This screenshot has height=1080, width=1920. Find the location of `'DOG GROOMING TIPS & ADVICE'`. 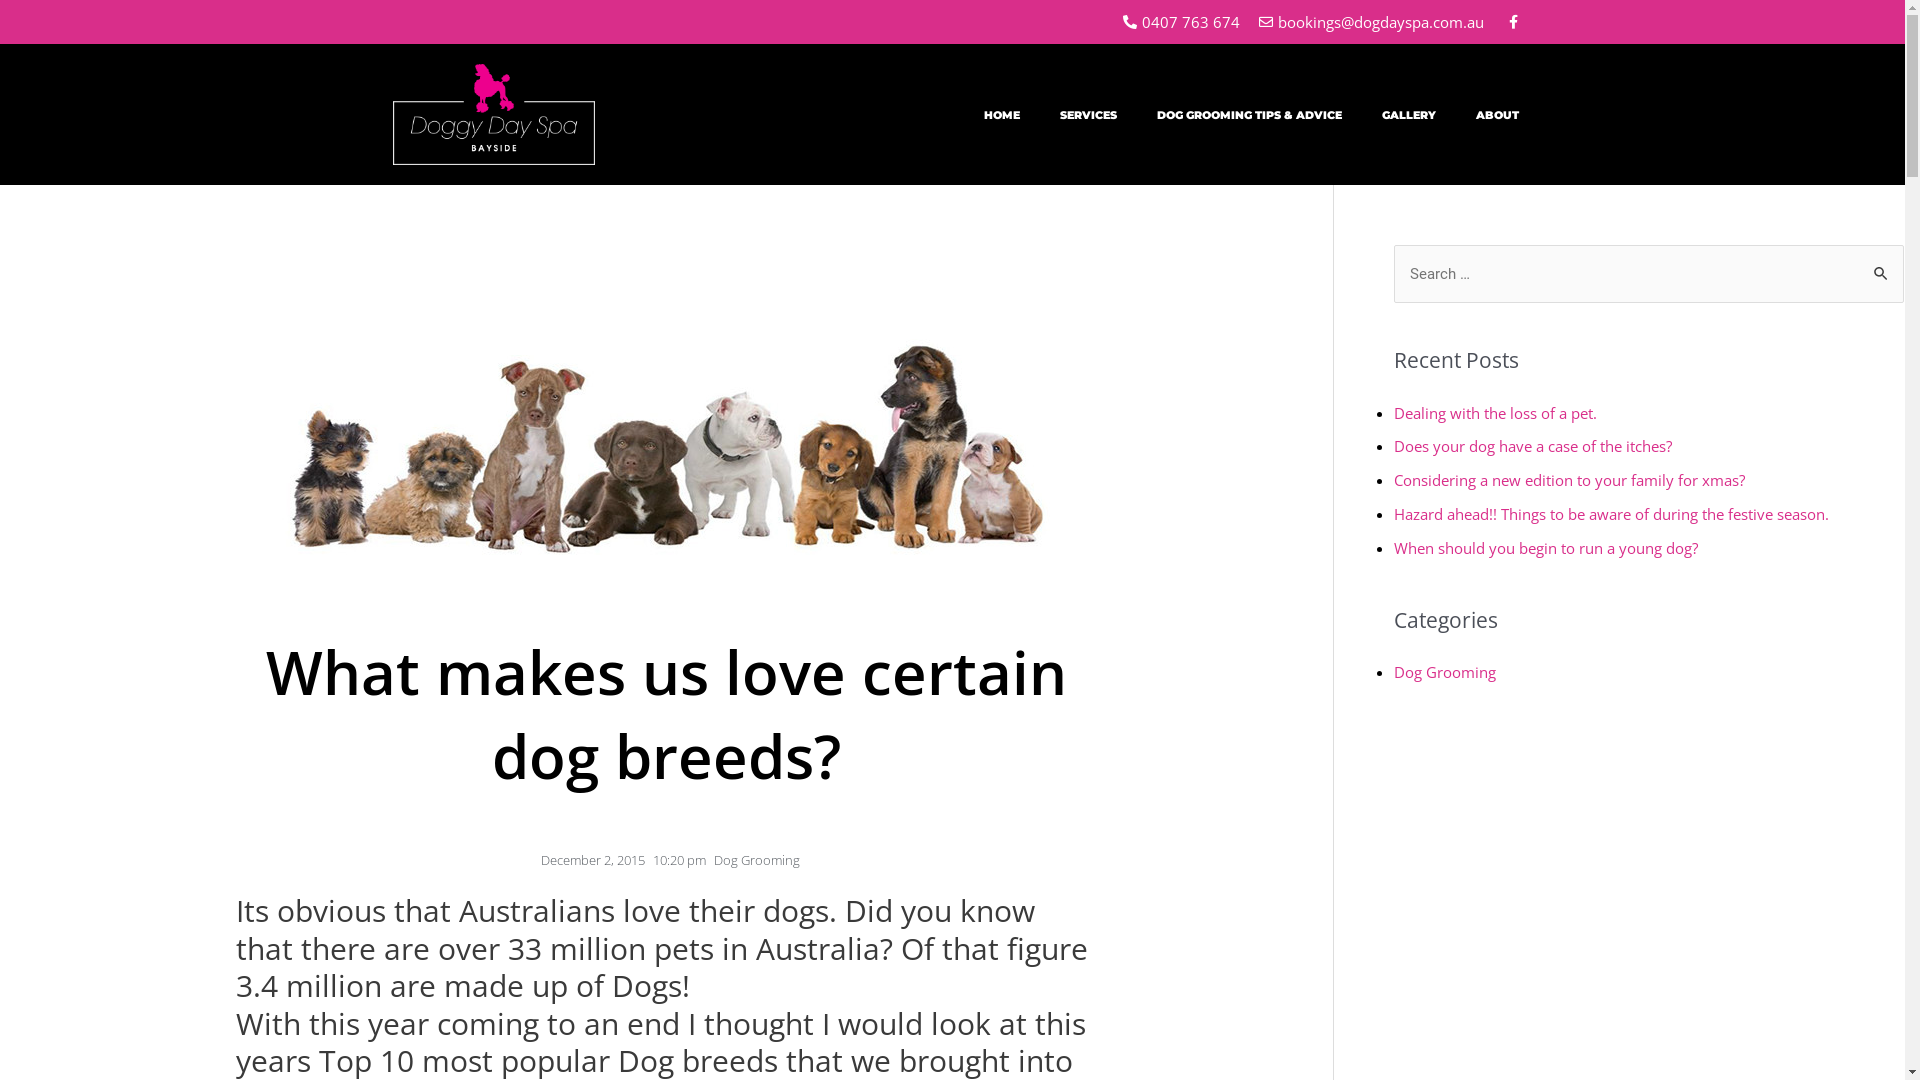

'DOG GROOMING TIPS & ADVICE' is located at coordinates (1248, 115).